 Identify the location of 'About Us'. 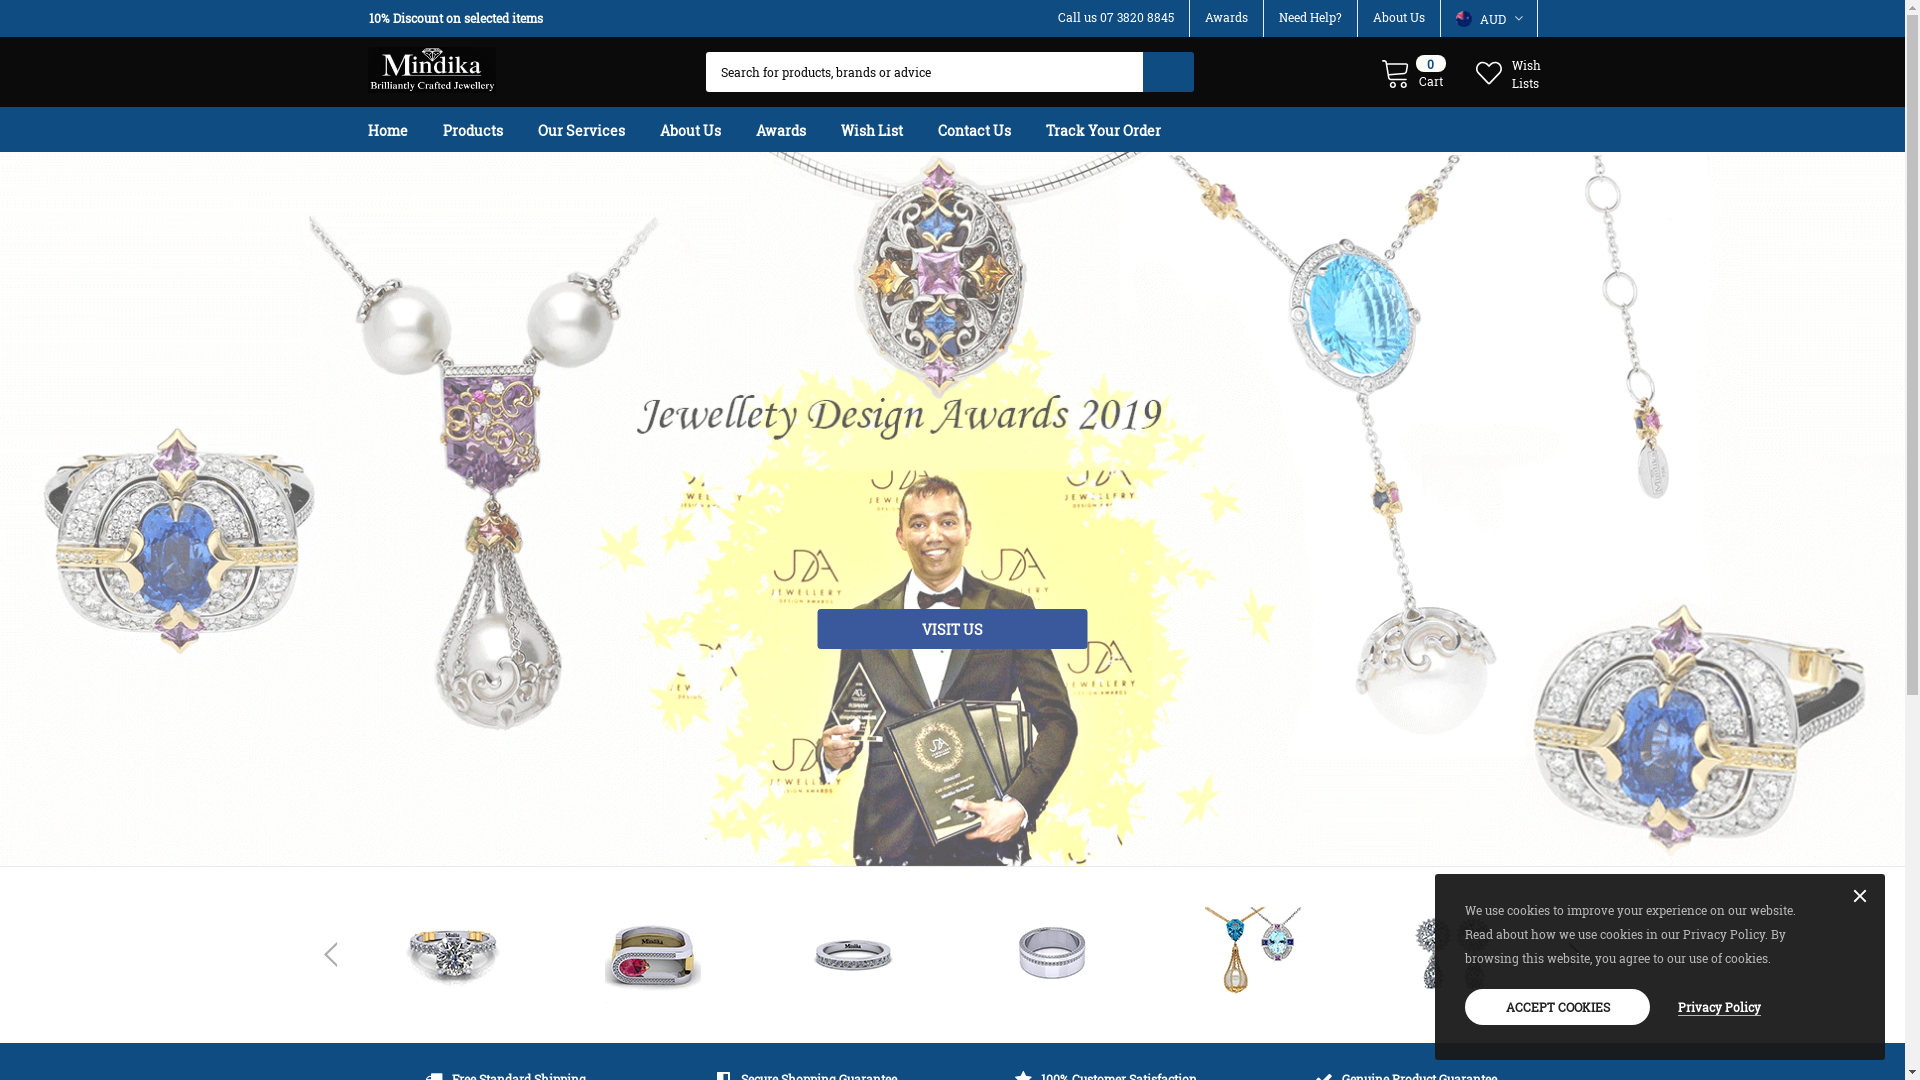
(706, 129).